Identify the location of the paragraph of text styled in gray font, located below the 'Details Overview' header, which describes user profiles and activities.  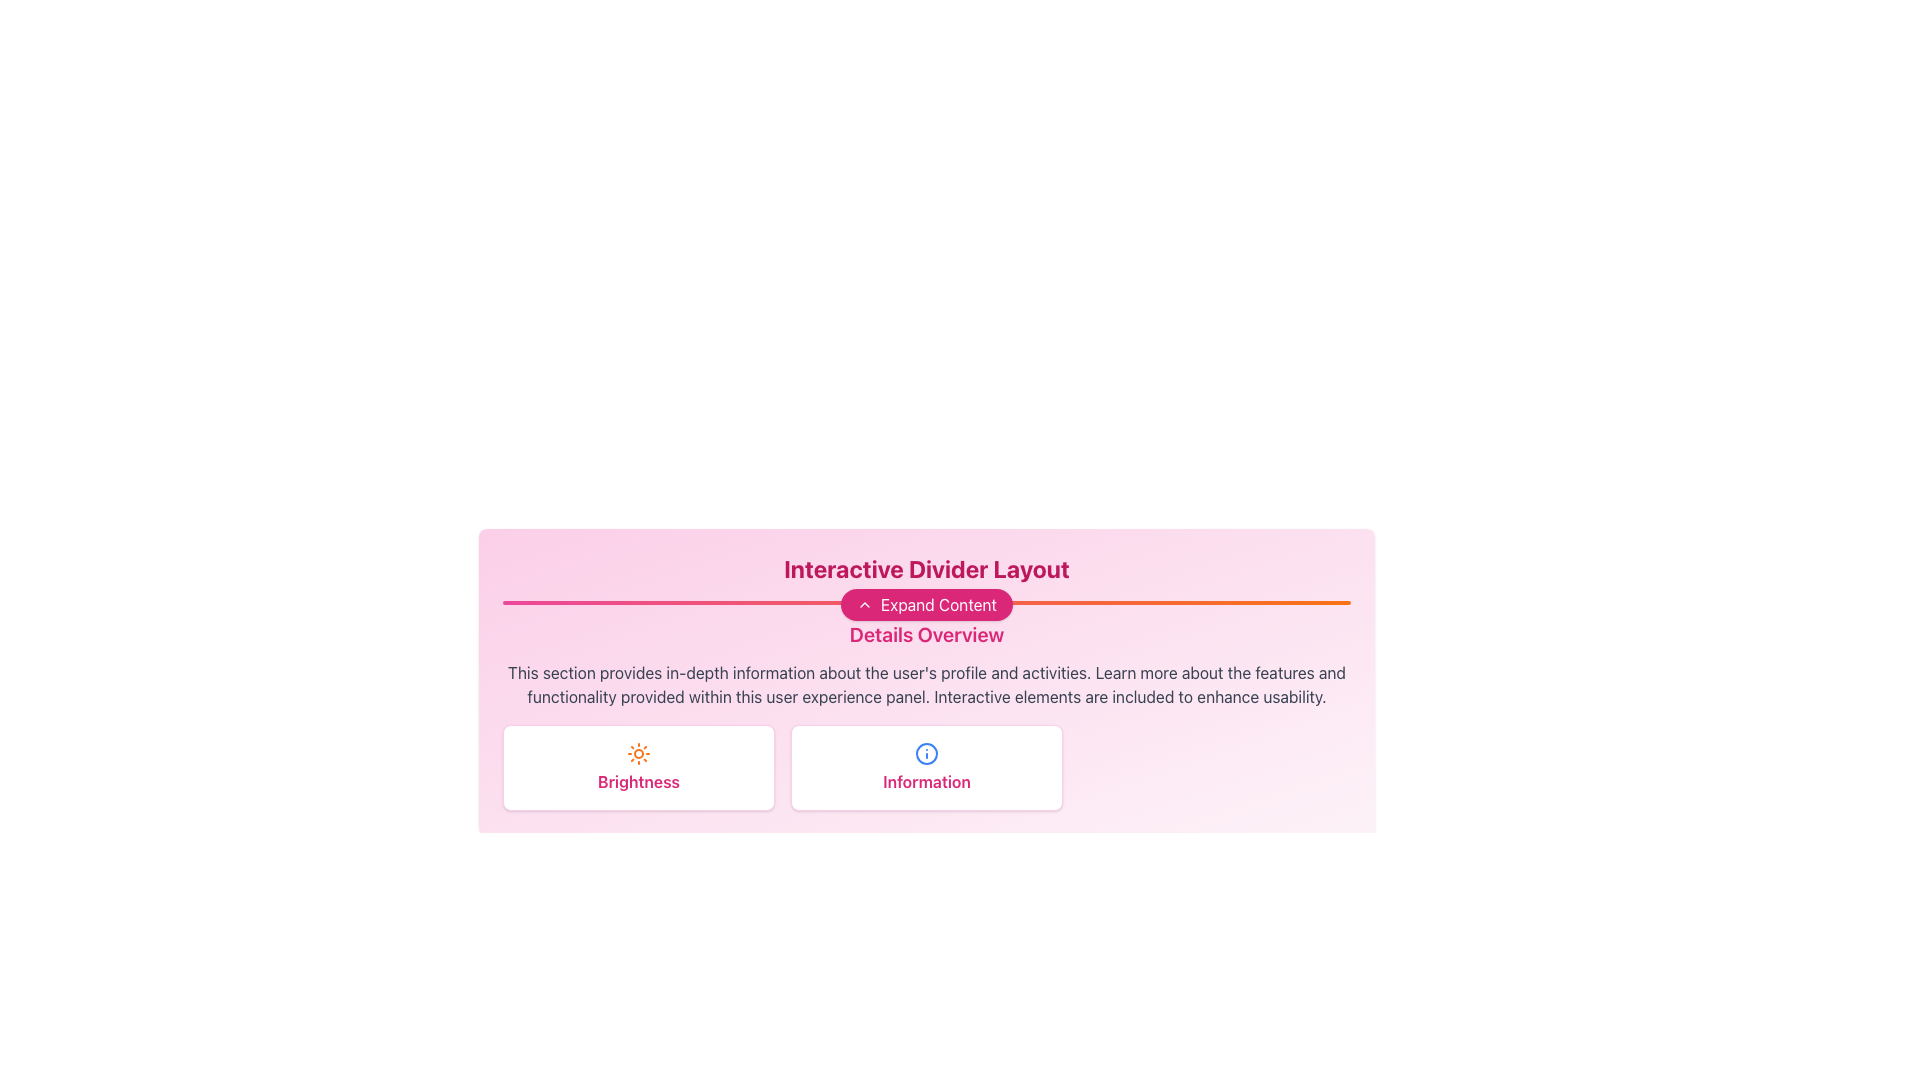
(925, 684).